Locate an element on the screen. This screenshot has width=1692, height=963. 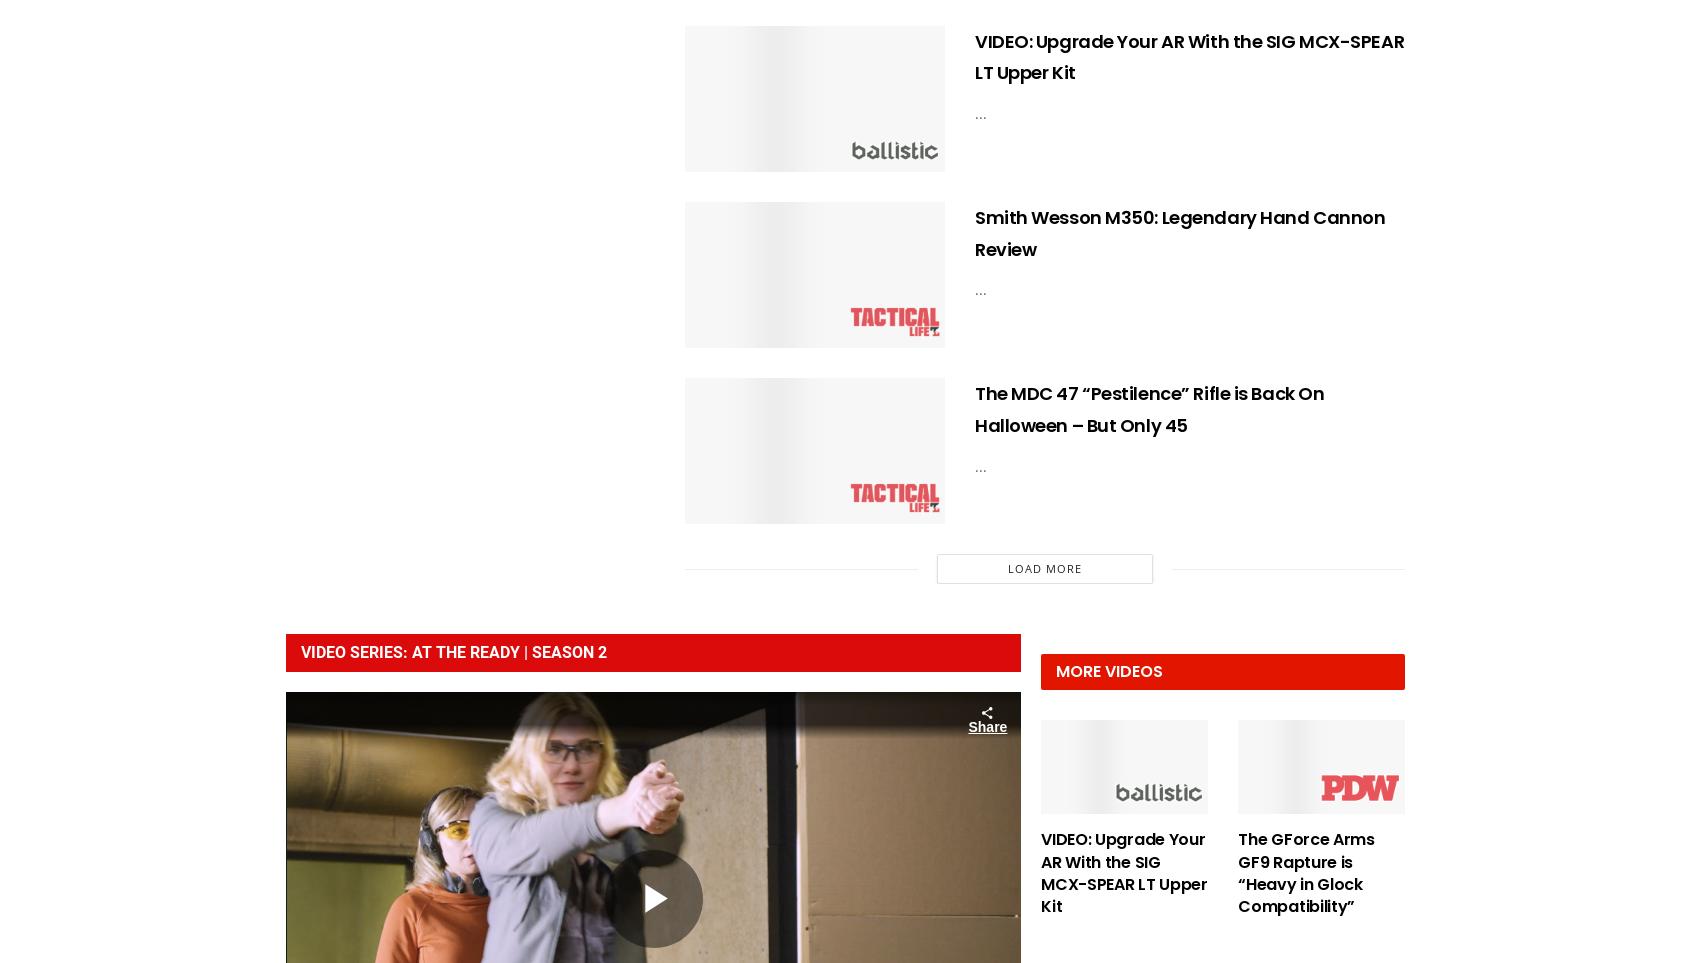
'AT THE READY | SEASON 2' is located at coordinates (412, 651).